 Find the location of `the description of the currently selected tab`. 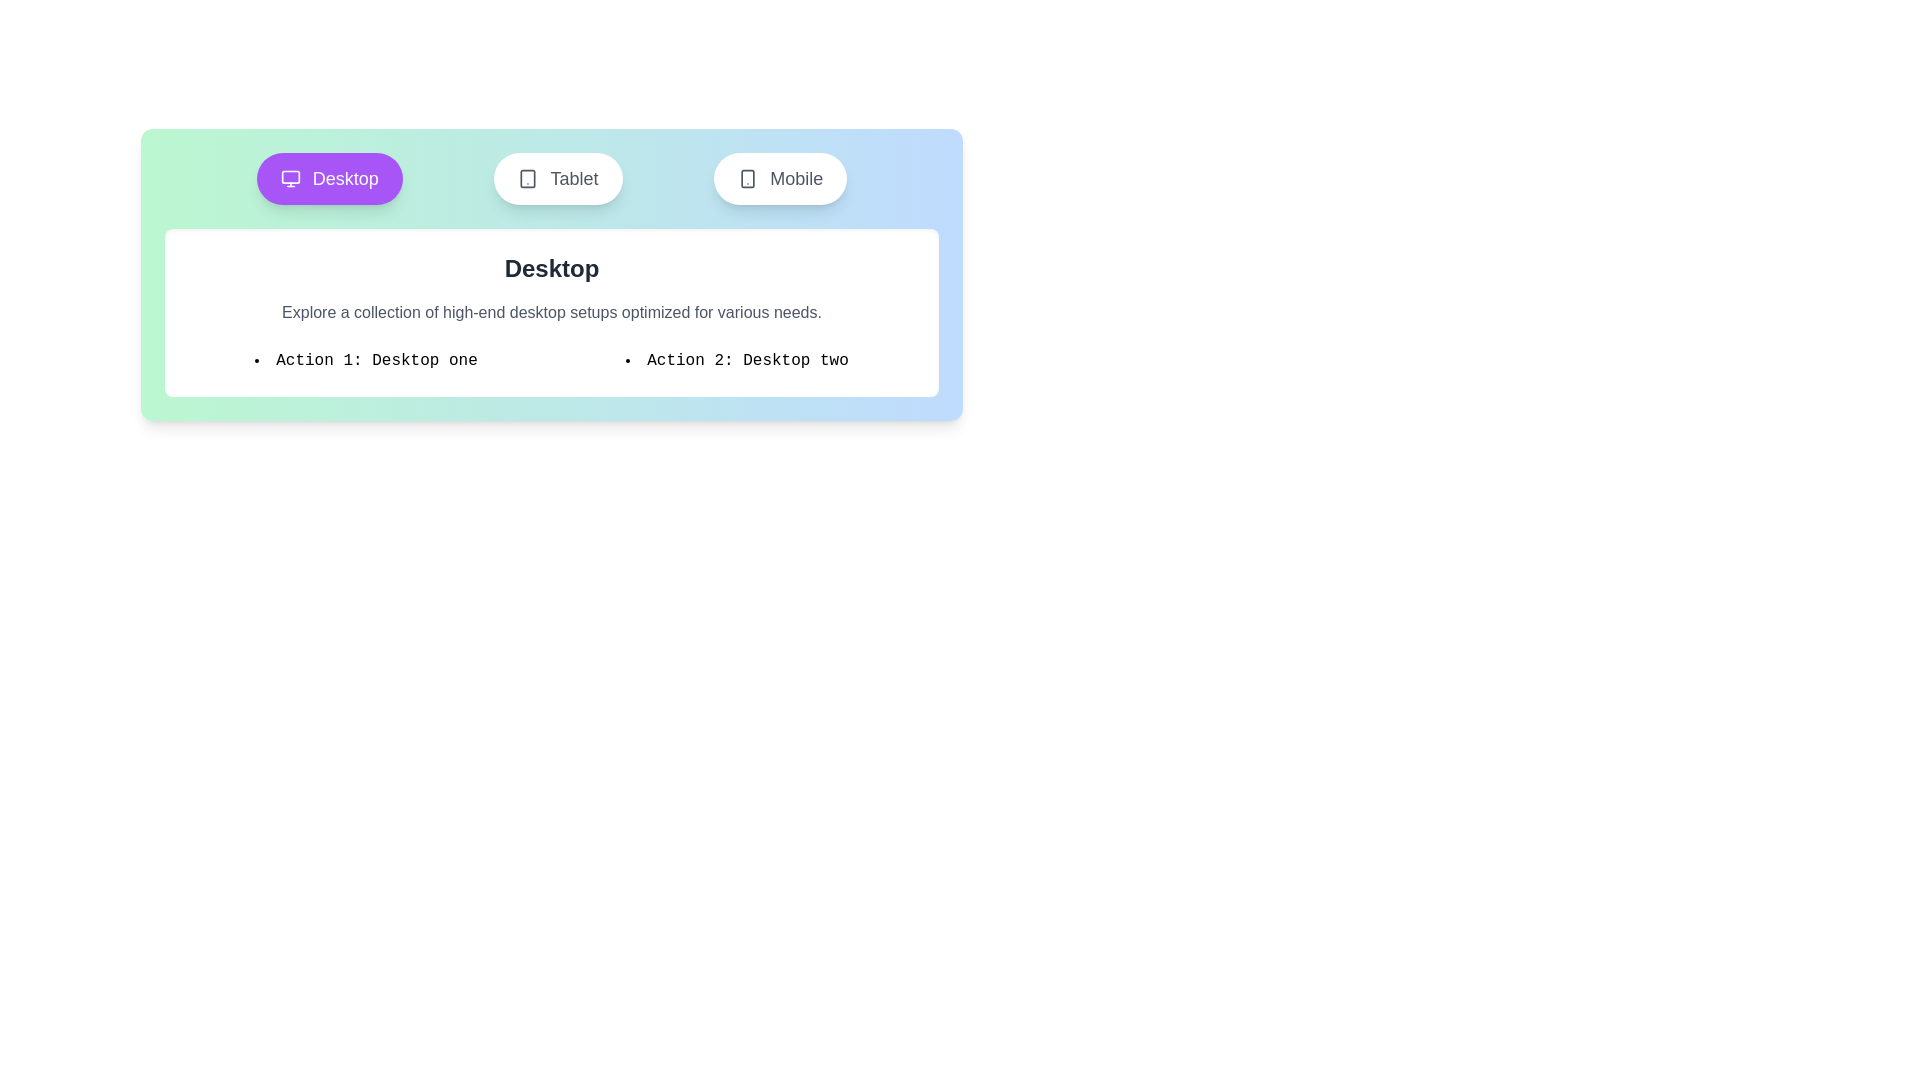

the description of the currently selected tab is located at coordinates (552, 312).